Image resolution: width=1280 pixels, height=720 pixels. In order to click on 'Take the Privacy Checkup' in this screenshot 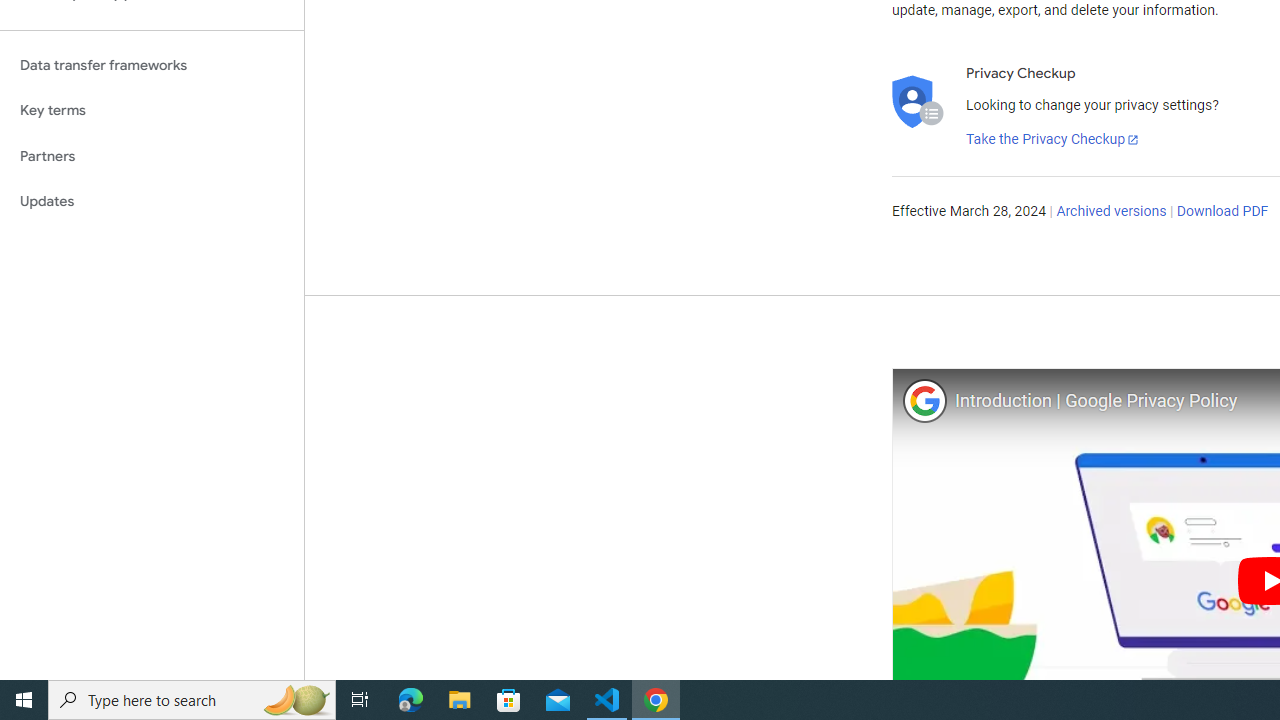, I will do `click(1052, 139)`.